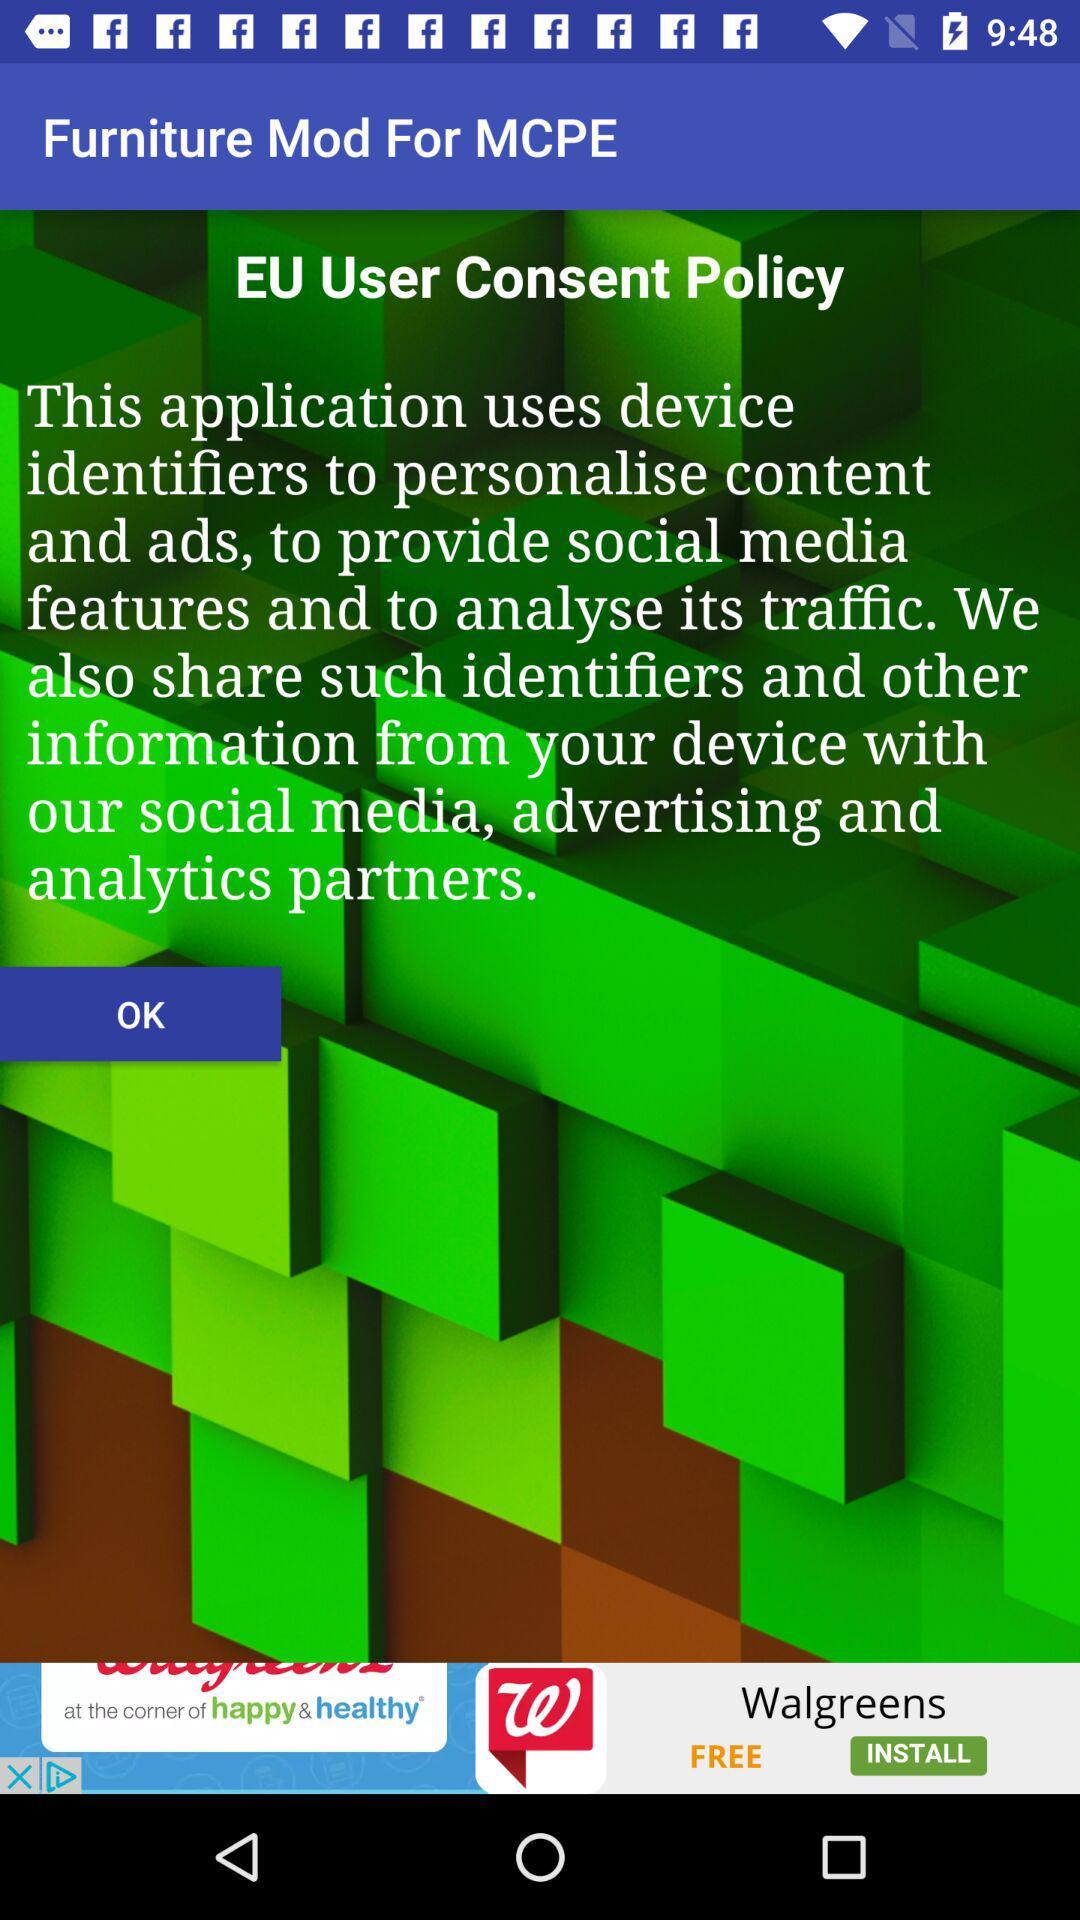  What do you see at coordinates (540, 1727) in the screenshot?
I see `open advertisement` at bounding box center [540, 1727].